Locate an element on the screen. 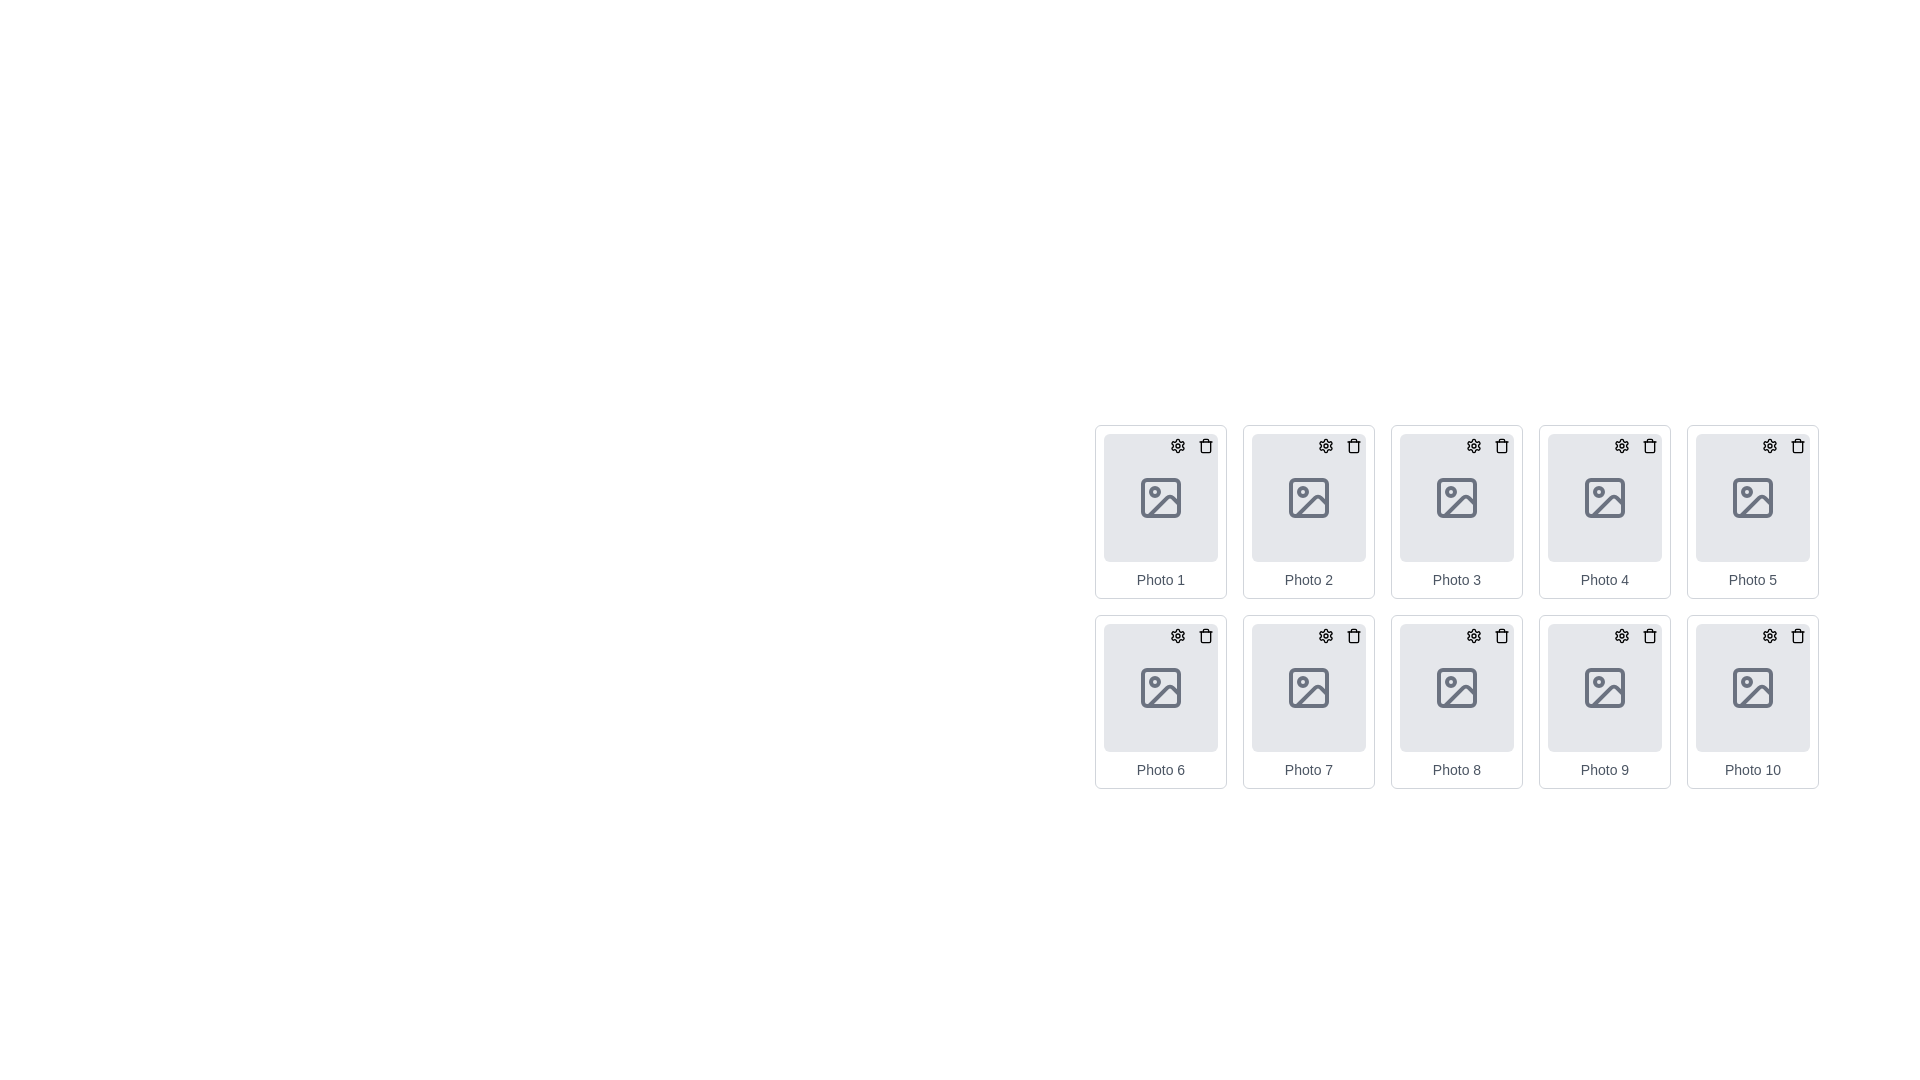 Image resolution: width=1920 pixels, height=1080 pixels. the SVG Rectangle with rounded corners that is part of the image icon for Photo 4 in the first row's fourth position of the photo grid is located at coordinates (1604, 496).